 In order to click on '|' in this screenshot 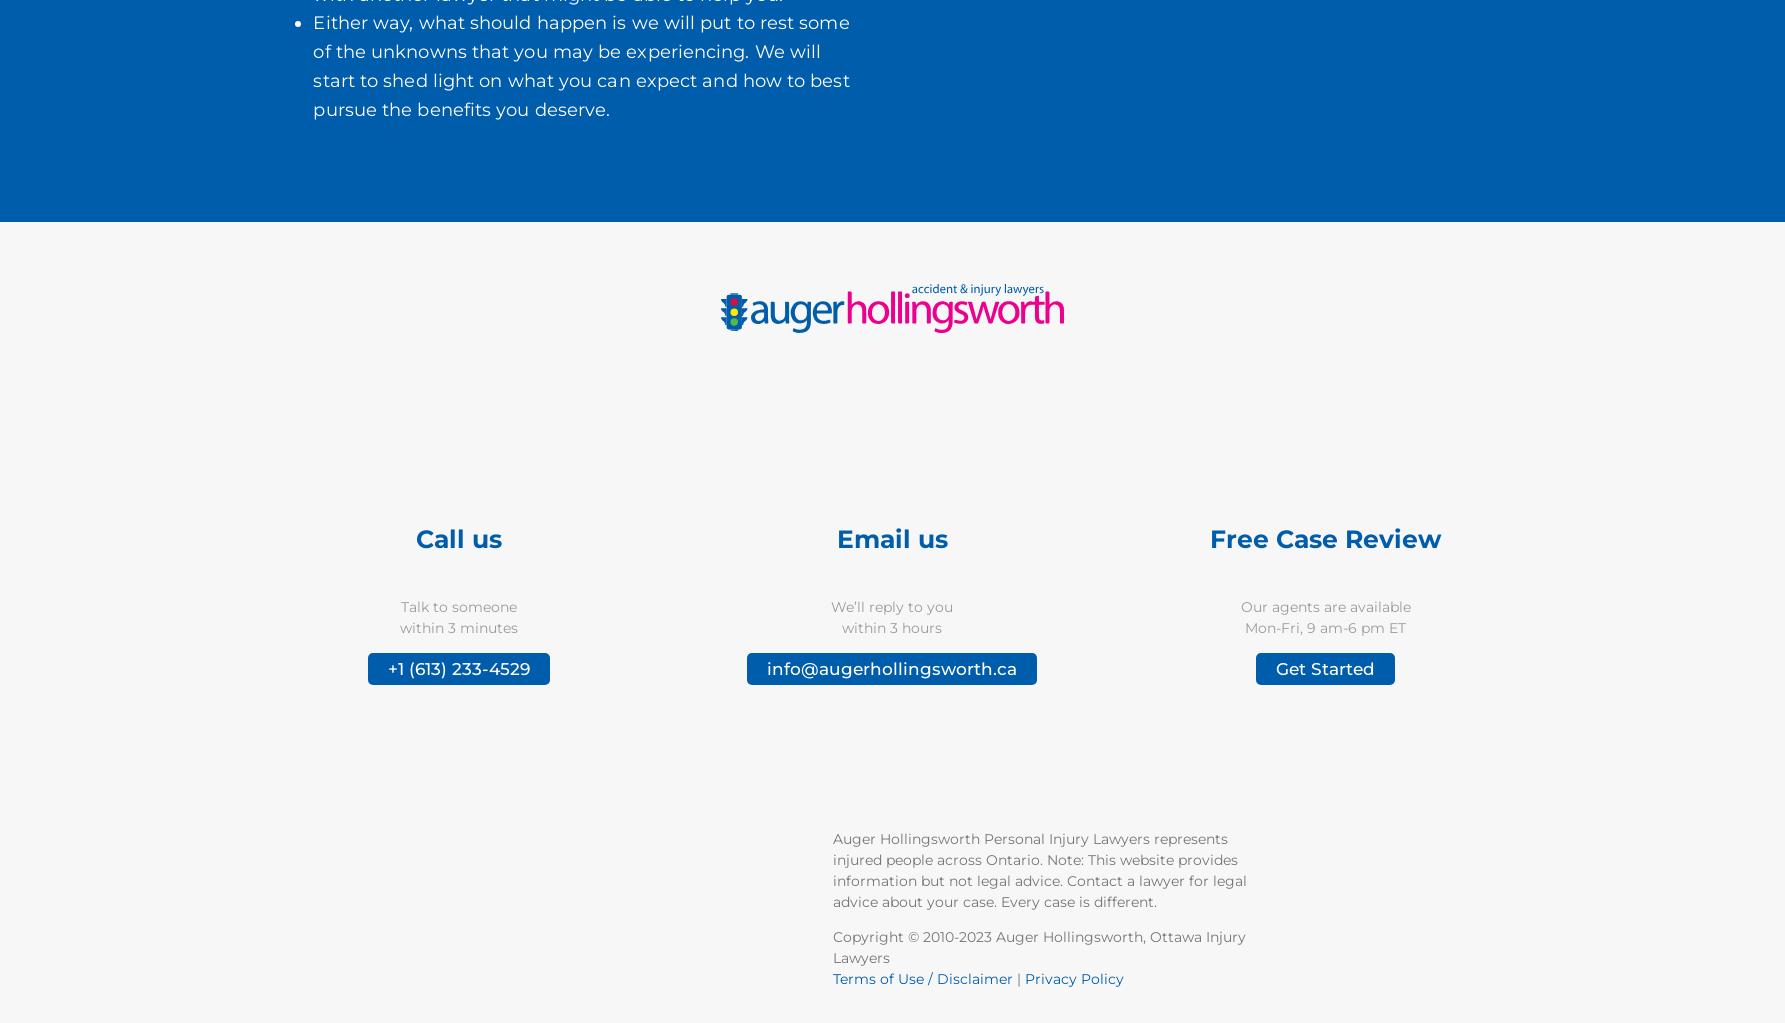, I will do `click(1010, 979)`.